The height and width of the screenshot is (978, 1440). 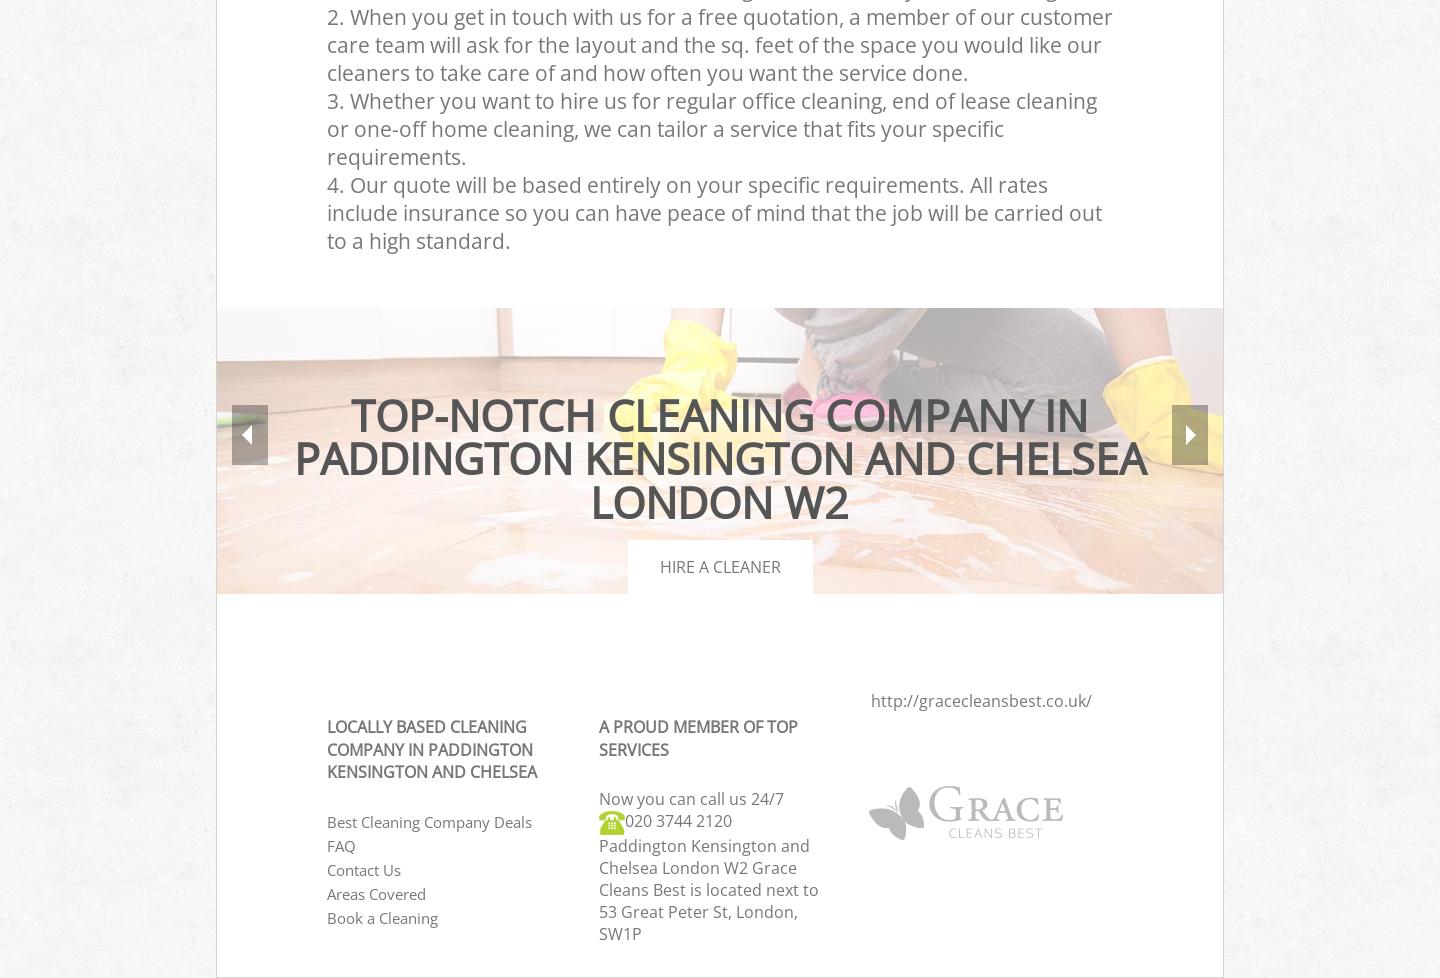 What do you see at coordinates (980, 699) in the screenshot?
I see `'http://gracecleansbest.co.uk/'` at bounding box center [980, 699].